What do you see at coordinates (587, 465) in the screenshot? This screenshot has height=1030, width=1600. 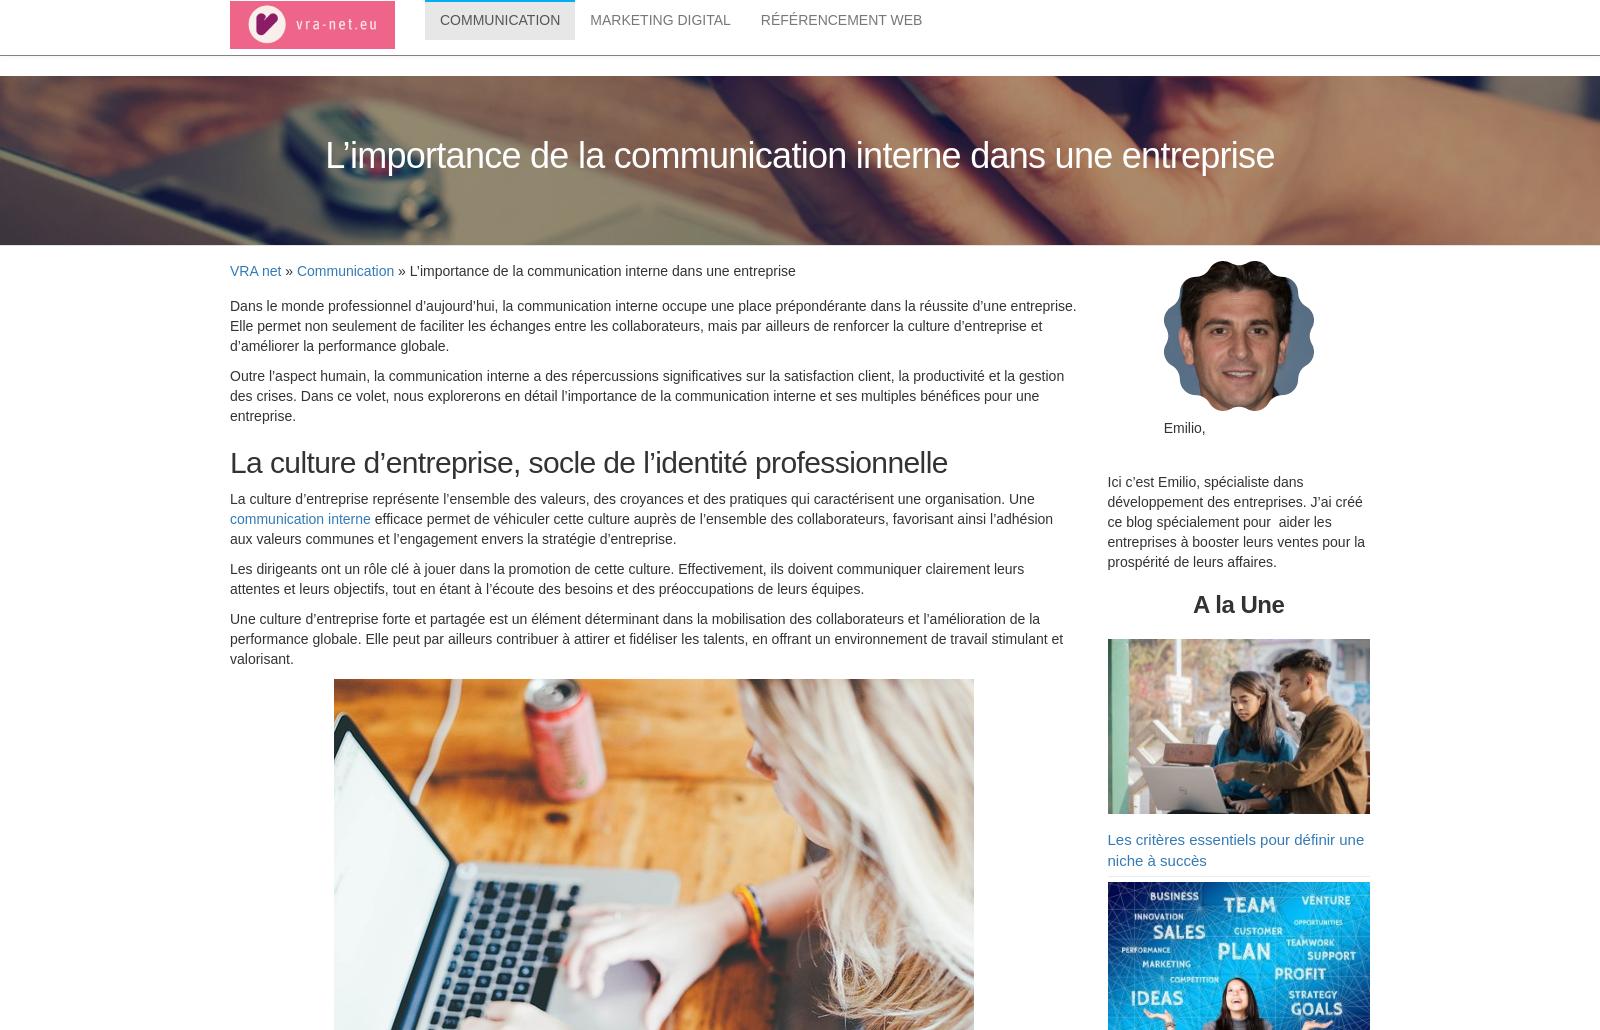 I see `'La culture d’entreprise, socle de l’identité professionnelle'` at bounding box center [587, 465].